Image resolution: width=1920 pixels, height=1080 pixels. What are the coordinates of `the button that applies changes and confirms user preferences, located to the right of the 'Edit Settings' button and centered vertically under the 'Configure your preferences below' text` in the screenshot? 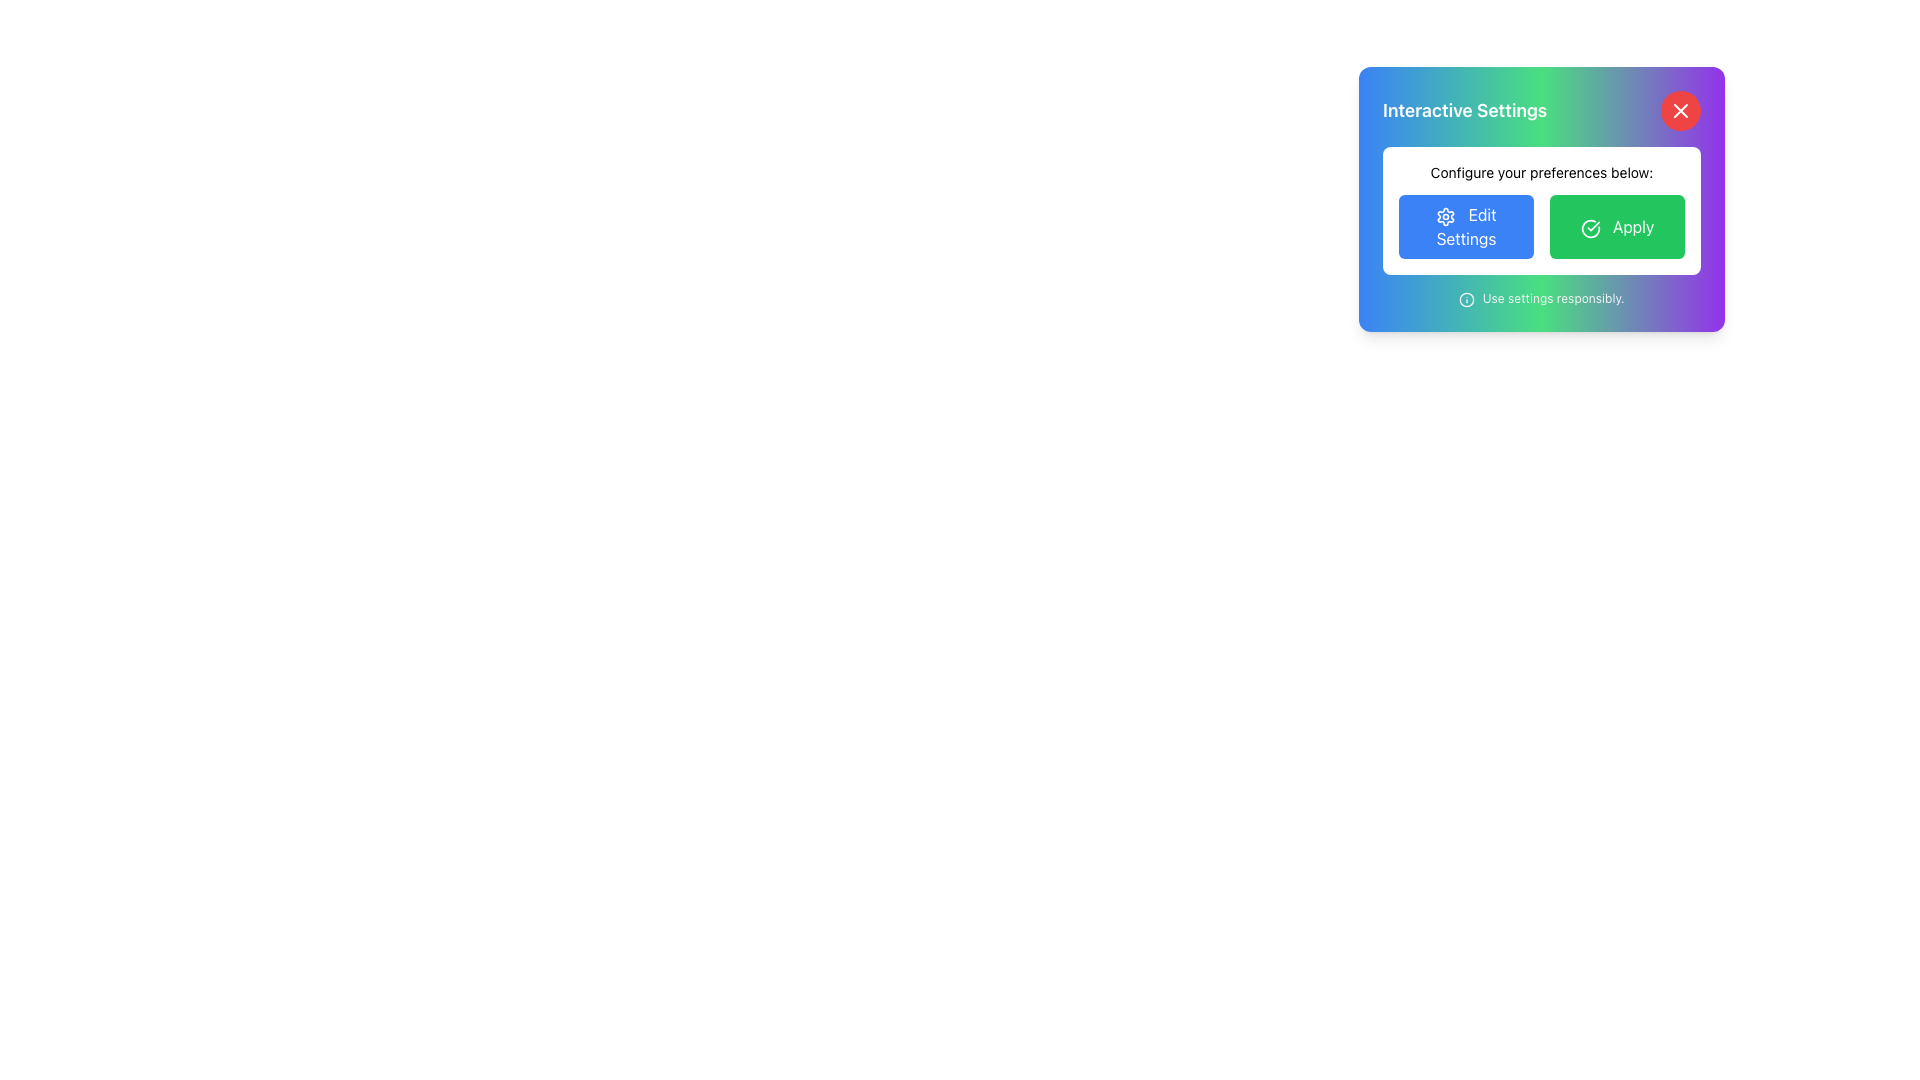 It's located at (1617, 226).